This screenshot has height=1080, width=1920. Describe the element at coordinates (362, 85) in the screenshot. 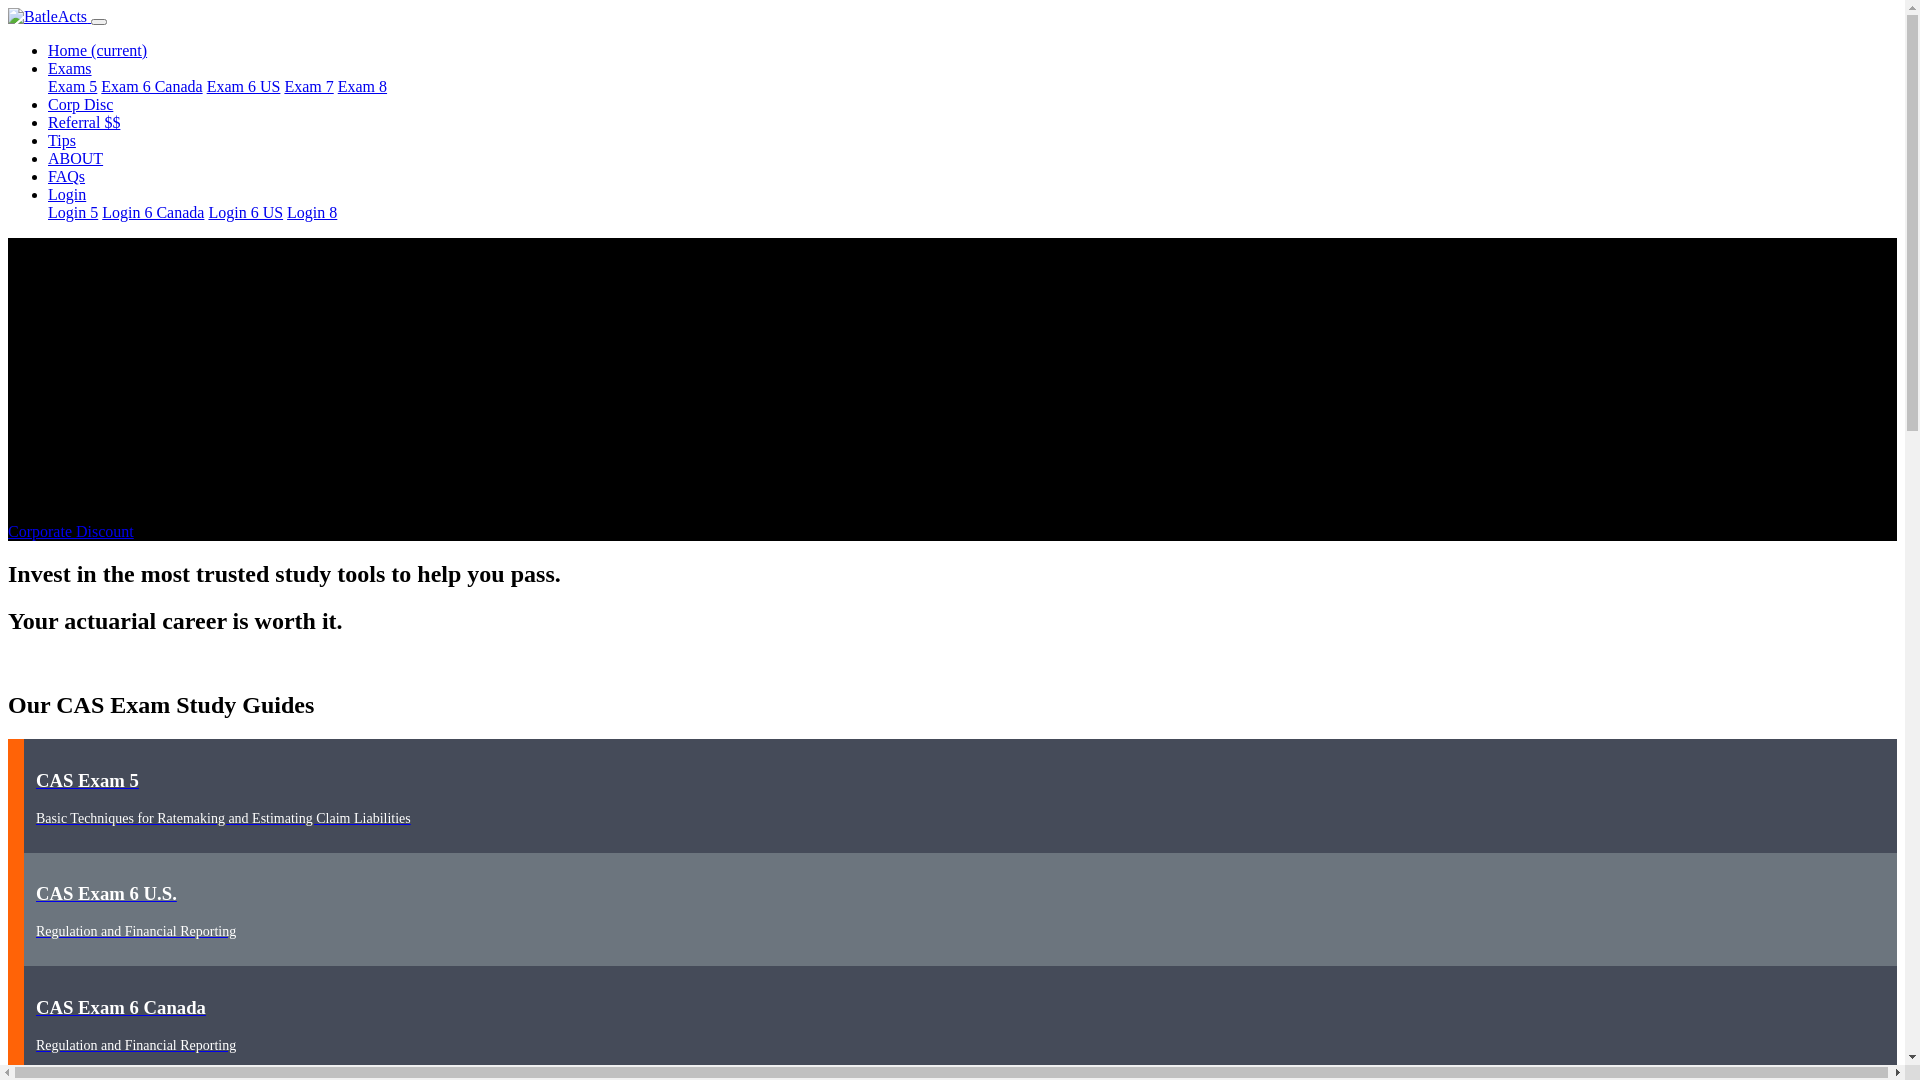

I see `'Exam 8'` at that location.